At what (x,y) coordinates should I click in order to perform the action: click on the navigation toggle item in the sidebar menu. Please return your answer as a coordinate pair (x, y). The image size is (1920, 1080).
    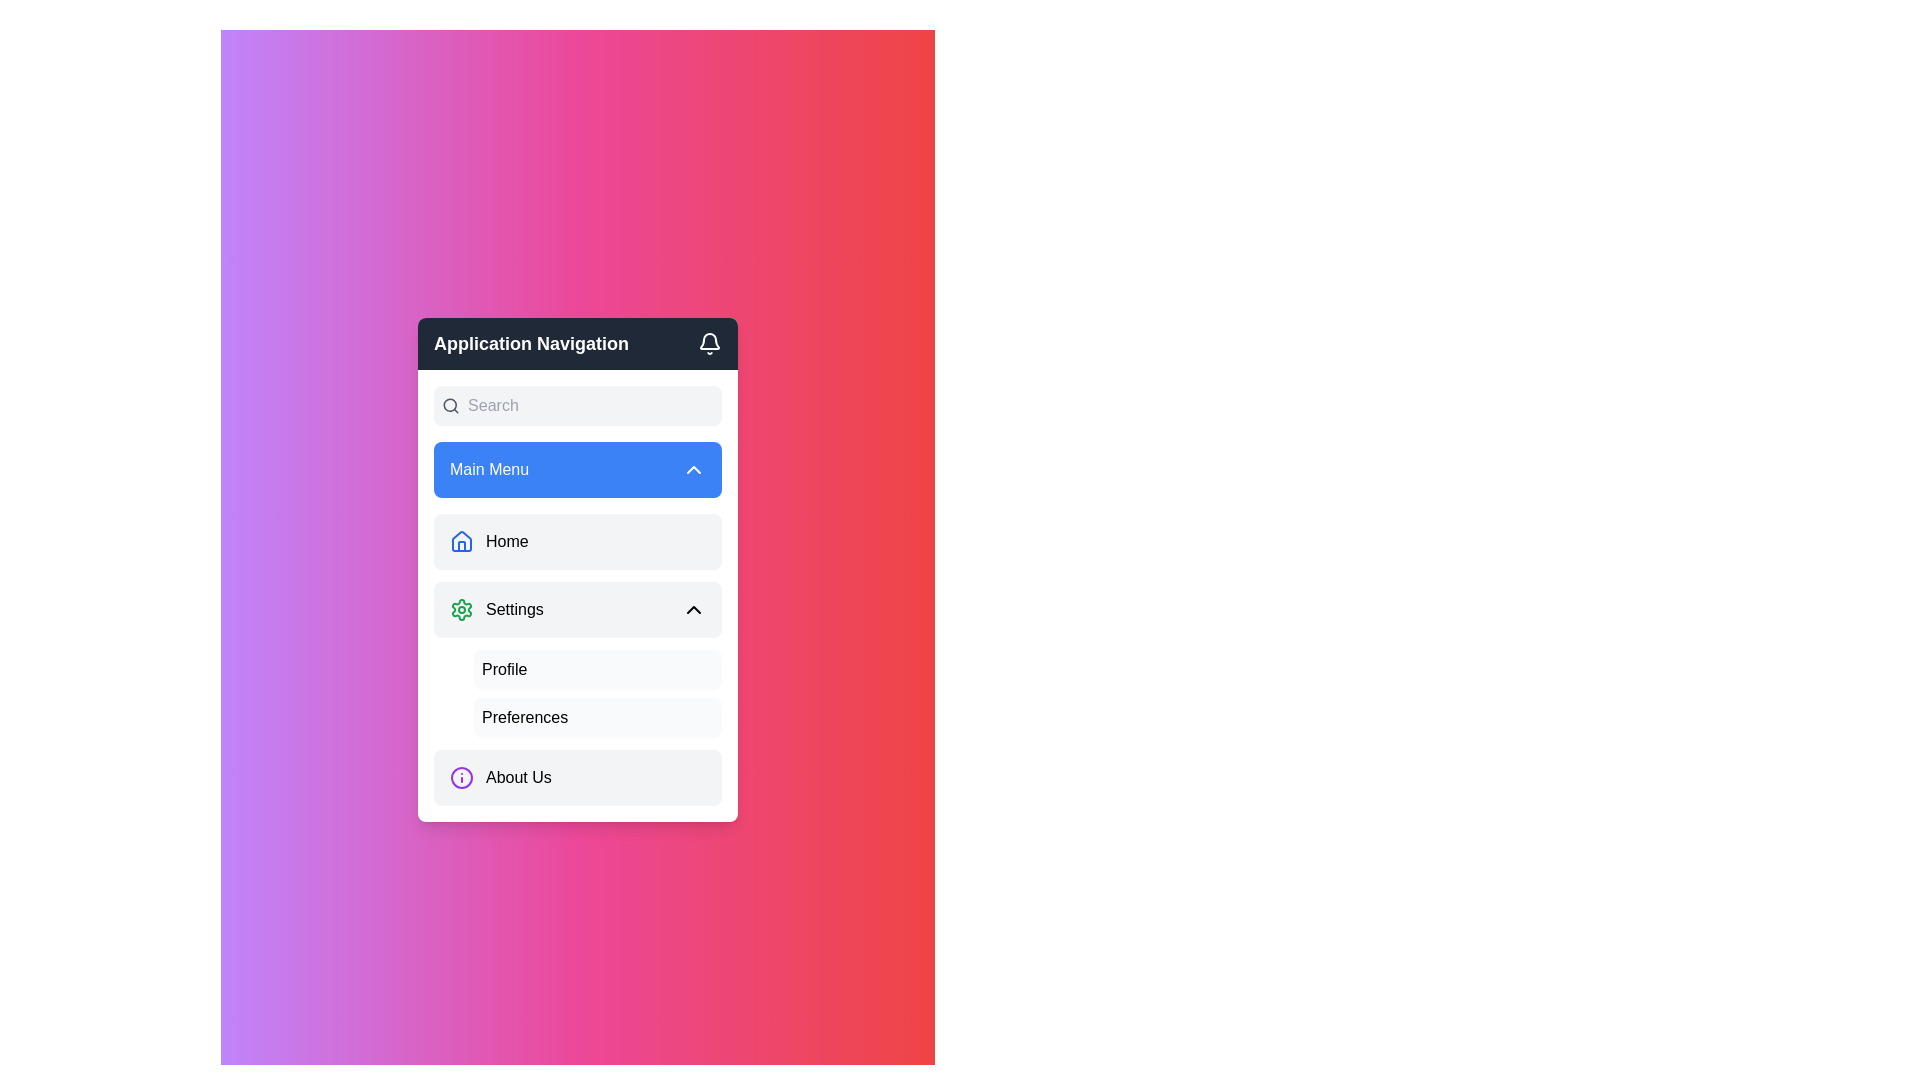
    Looking at the image, I should click on (576, 608).